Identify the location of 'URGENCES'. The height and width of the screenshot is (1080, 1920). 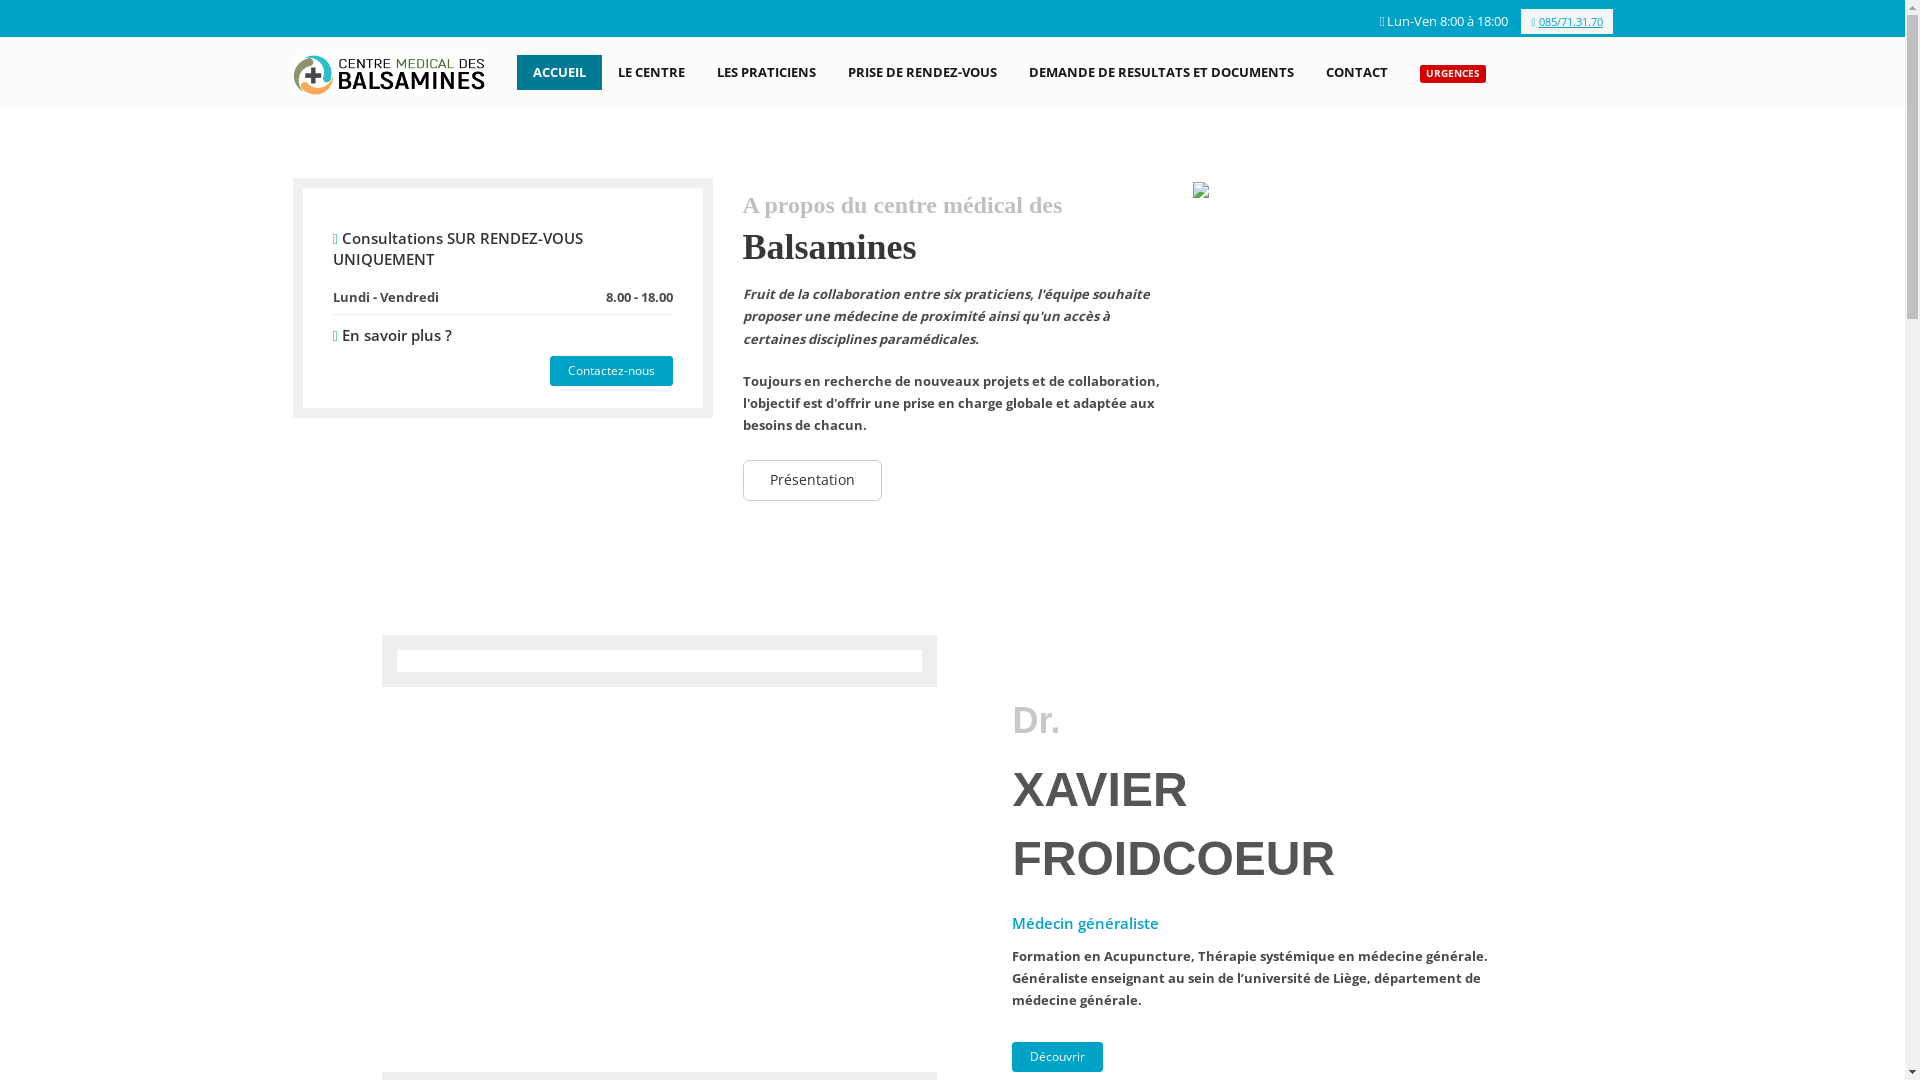
(1453, 71).